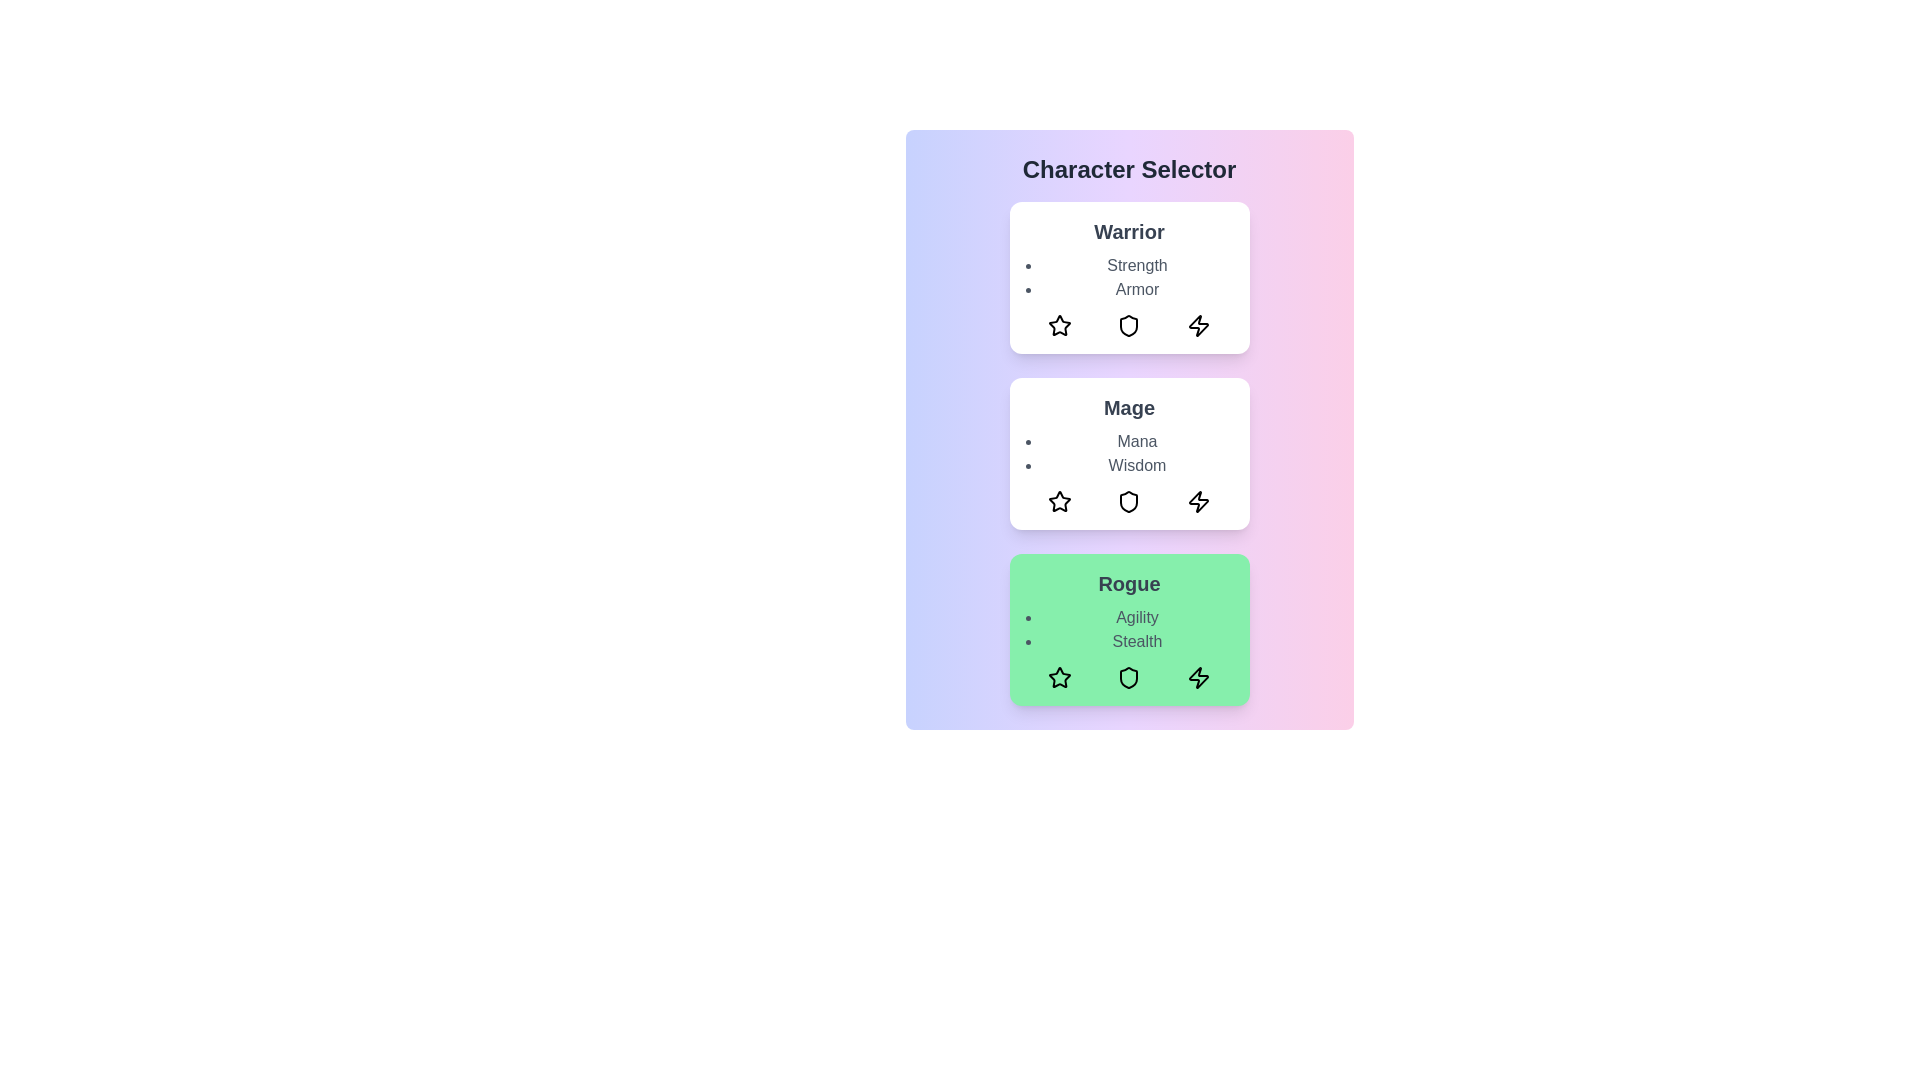 This screenshot has width=1920, height=1080. I want to click on the character card for Mage, so click(1129, 454).